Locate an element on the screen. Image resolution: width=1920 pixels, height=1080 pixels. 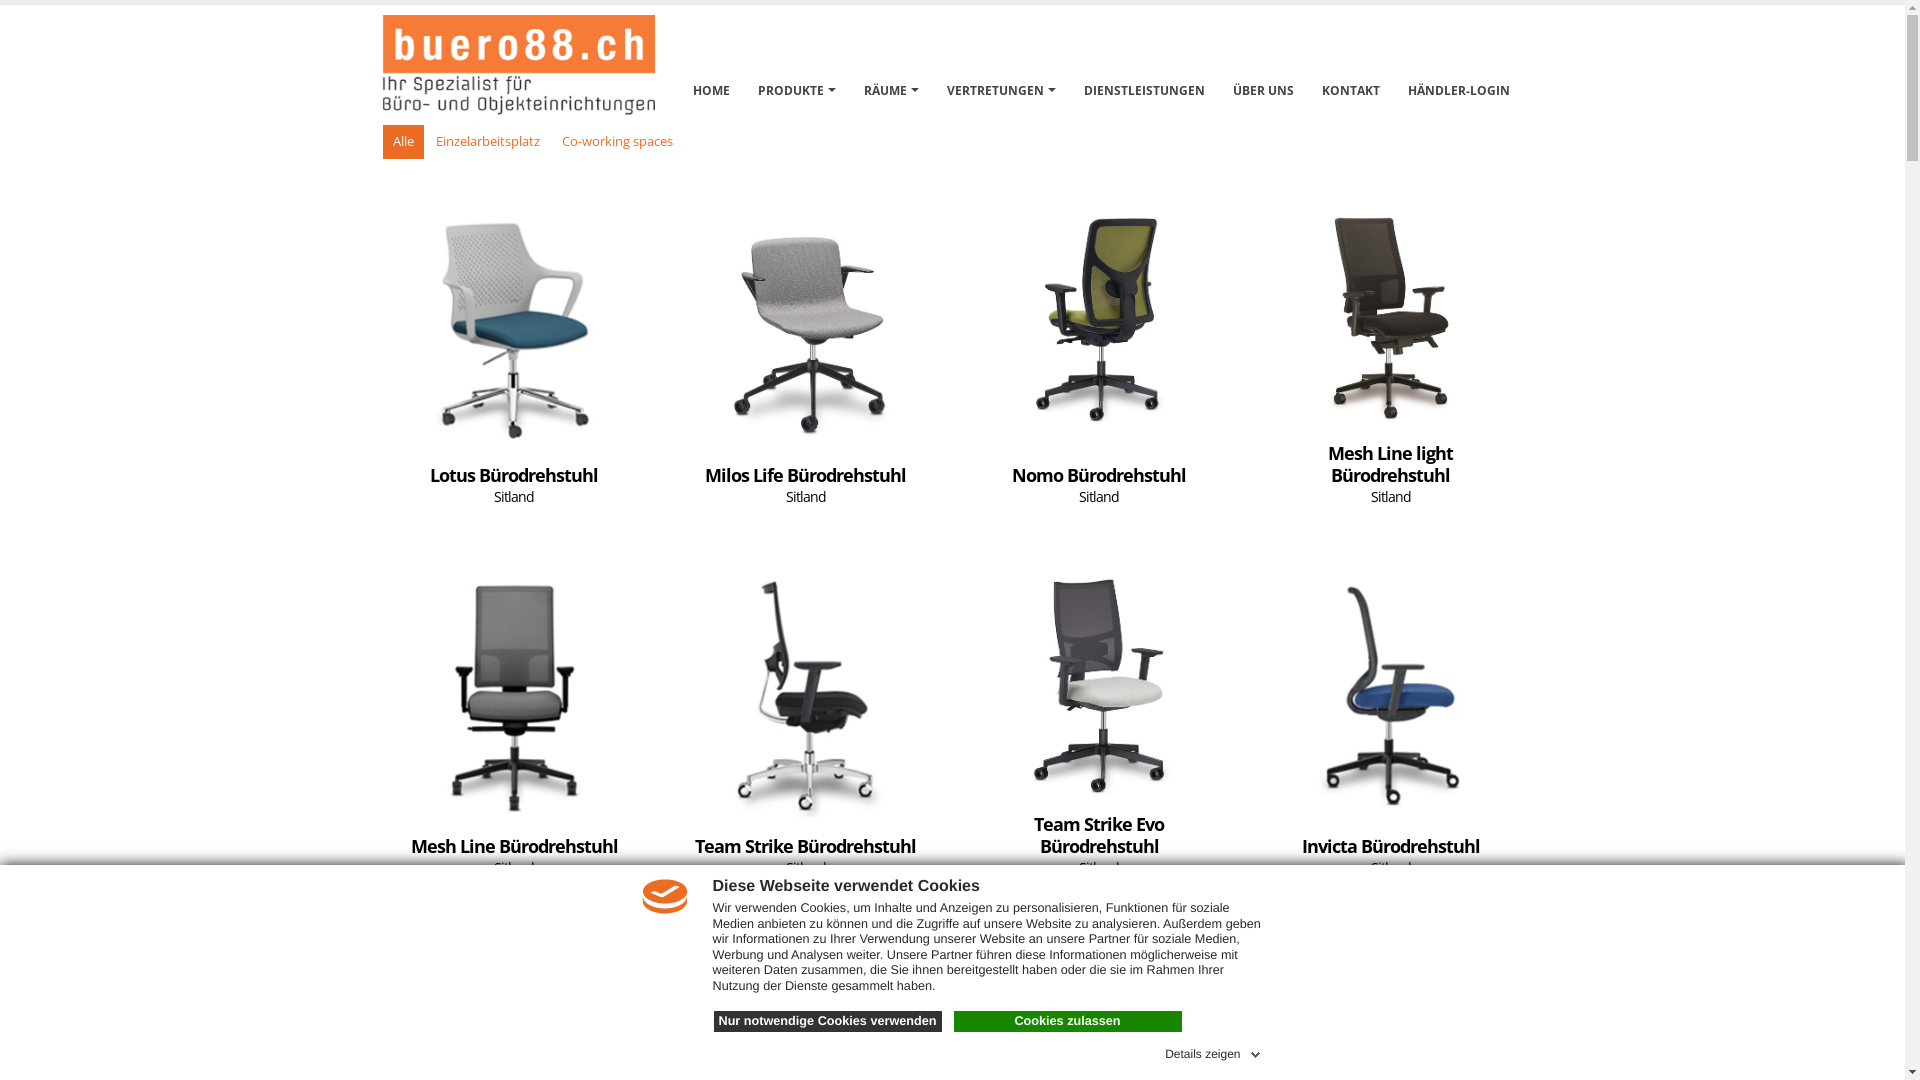
'Alle' is located at coordinates (382, 141).